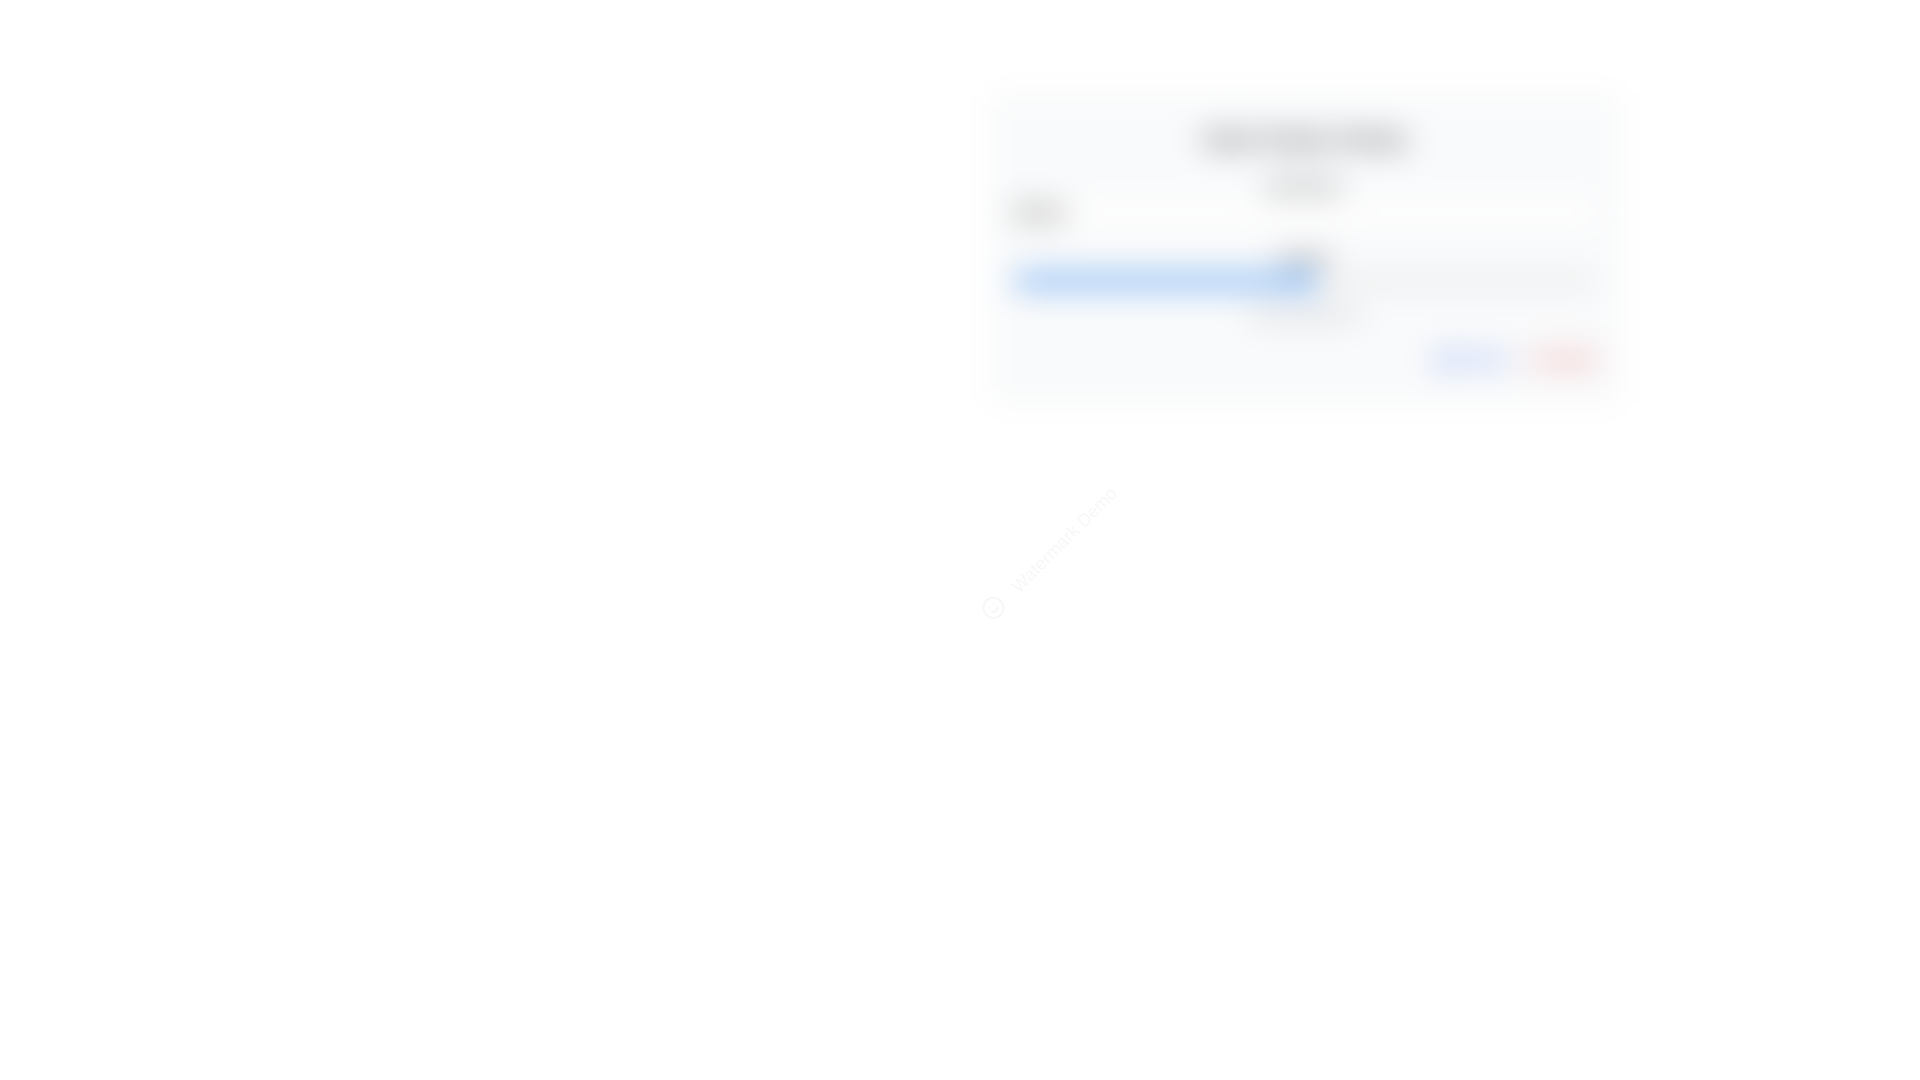 This screenshot has height=1080, width=1920. Describe the element at coordinates (1077, 281) in the screenshot. I see `the slider value` at that location.